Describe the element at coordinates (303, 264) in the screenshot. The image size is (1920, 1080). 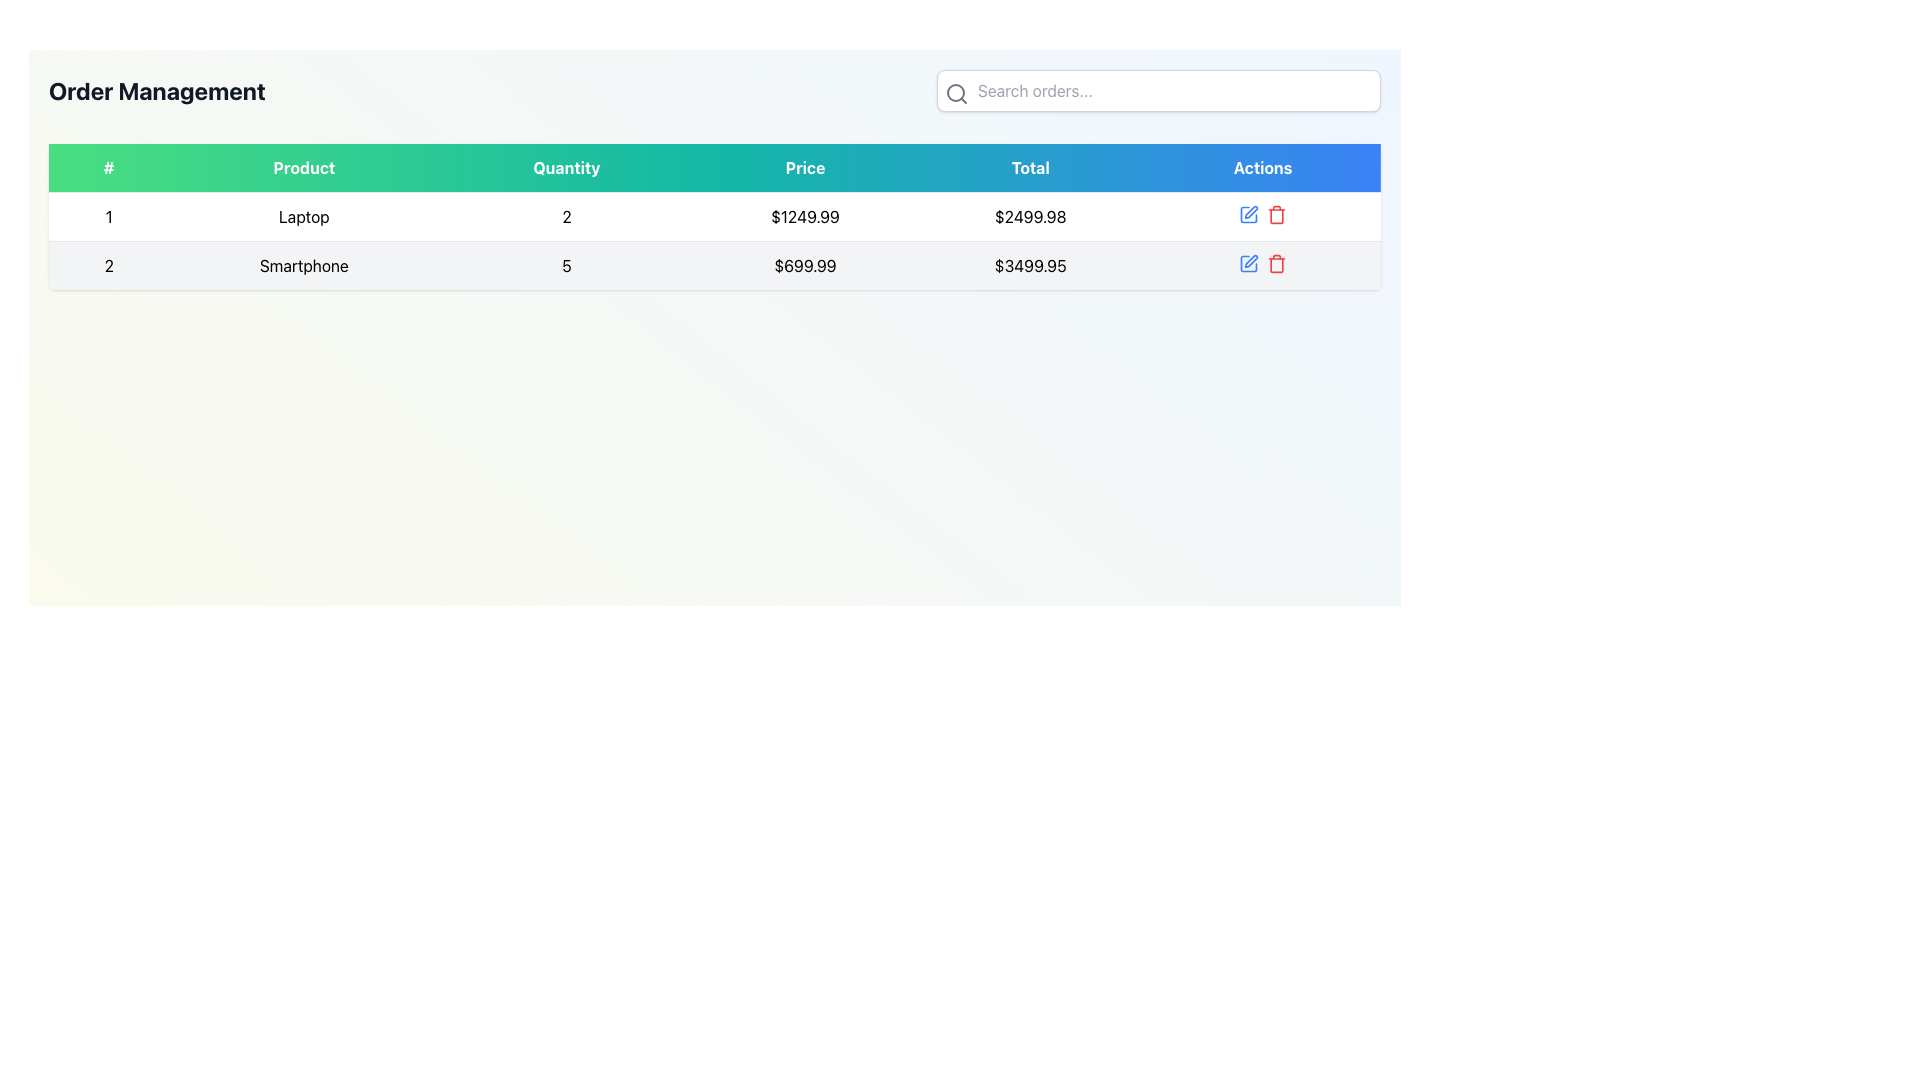
I see `the text label displaying 'Smartphone' located in the second cell of the second row under the 'Product' column in the table` at that location.